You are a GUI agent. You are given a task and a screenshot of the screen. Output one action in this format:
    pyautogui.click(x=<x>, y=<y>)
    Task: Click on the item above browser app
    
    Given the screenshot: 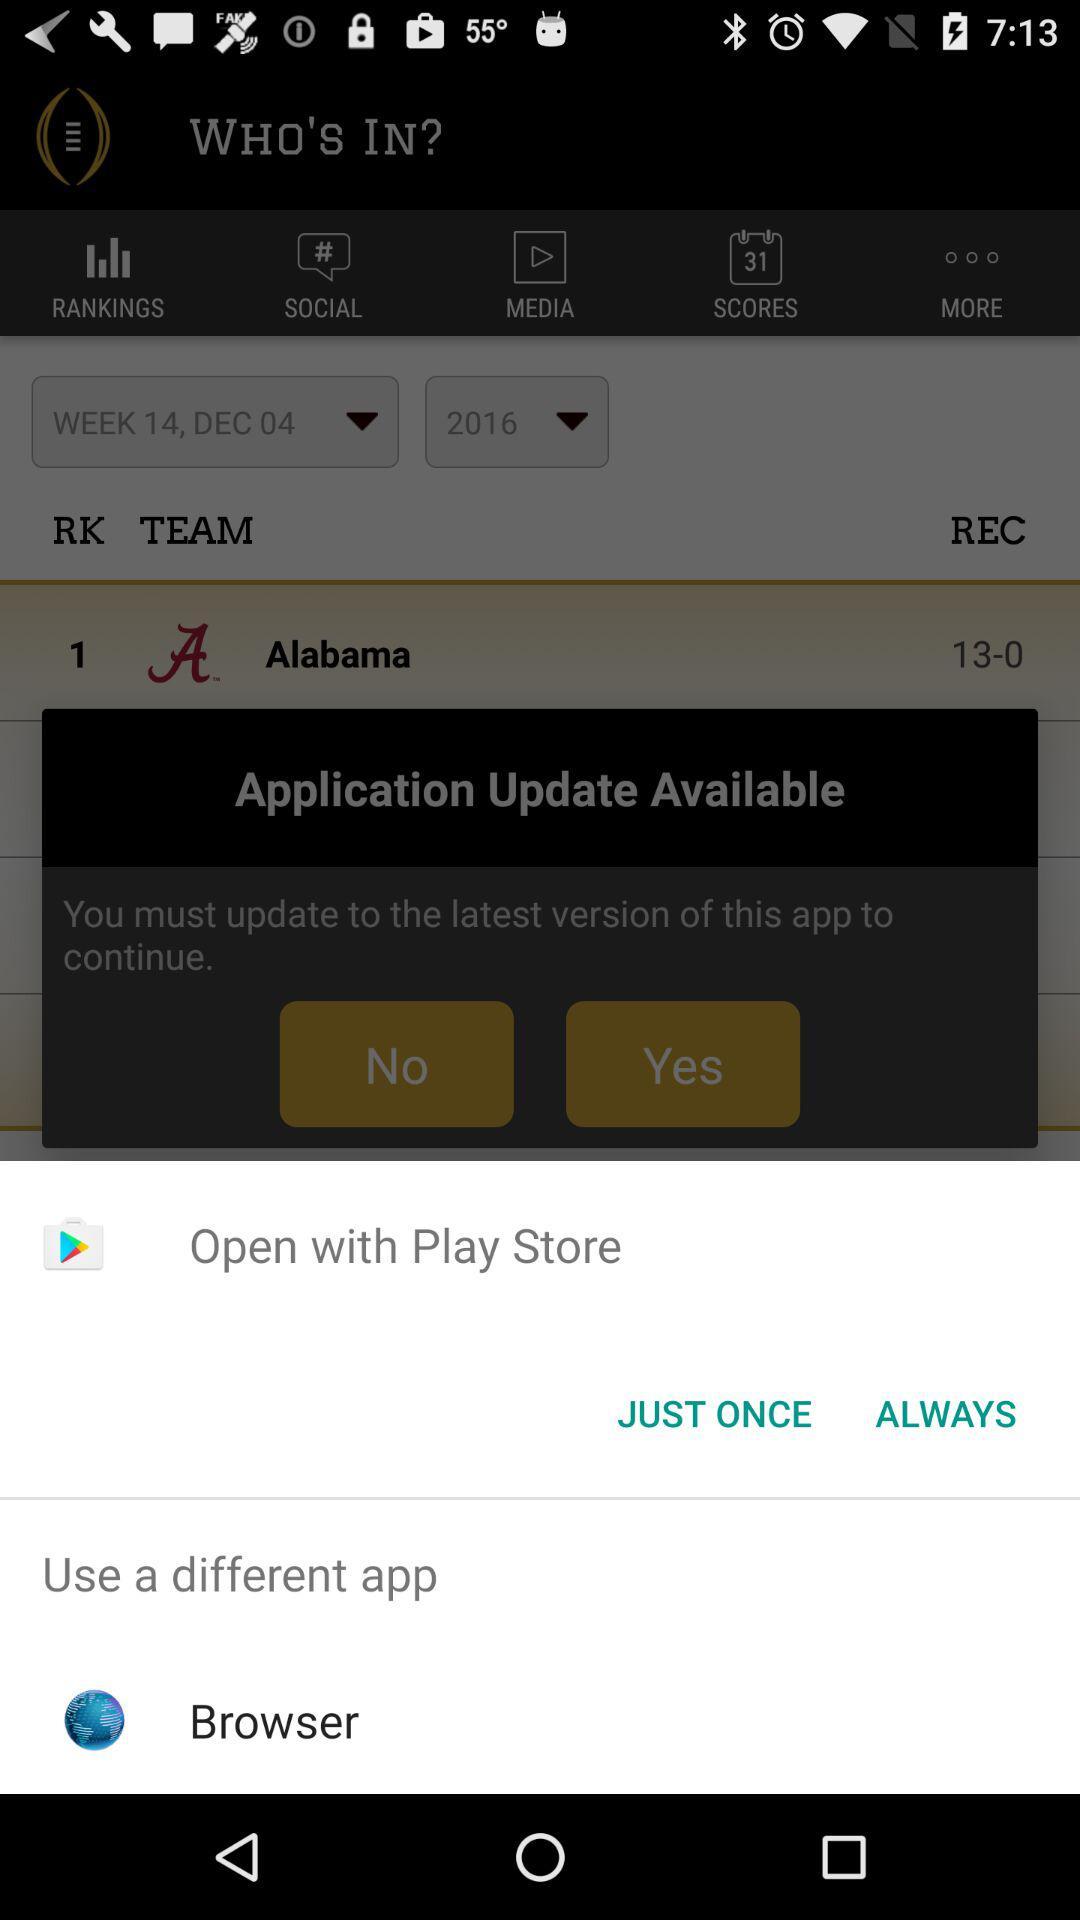 What is the action you would take?
    pyautogui.click(x=540, y=1572)
    